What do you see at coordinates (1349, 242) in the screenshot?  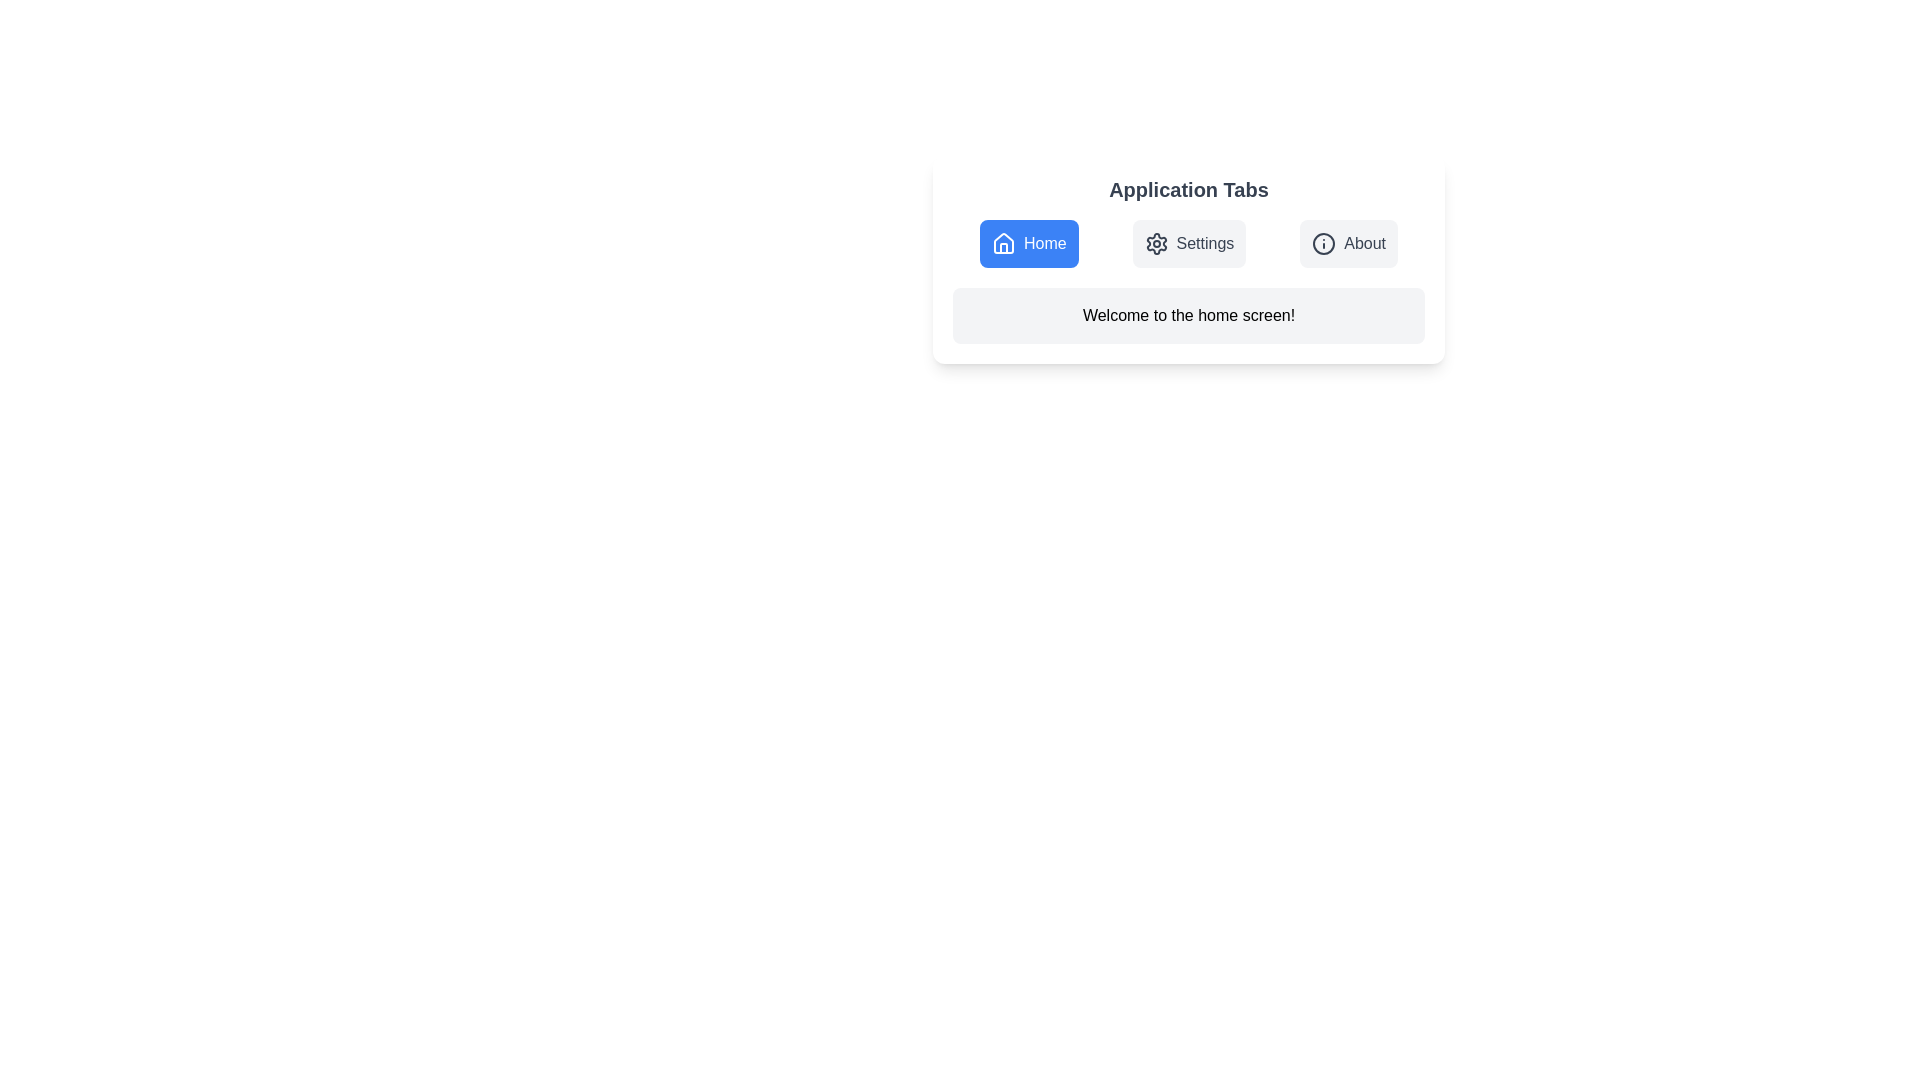 I see `the tab About to change the displayed content` at bounding box center [1349, 242].